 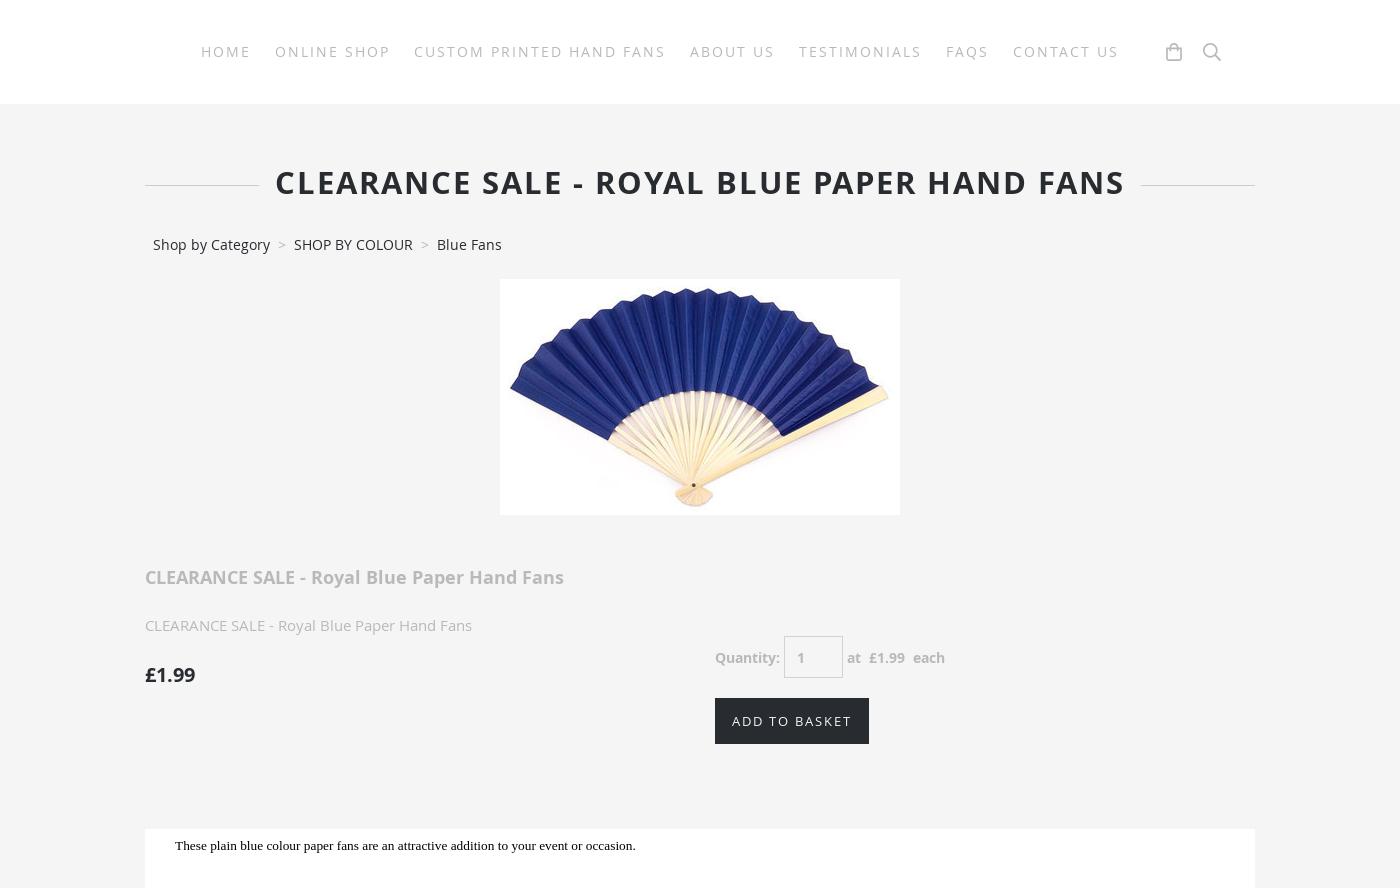 I want to click on '1.99', so click(x=890, y=655).